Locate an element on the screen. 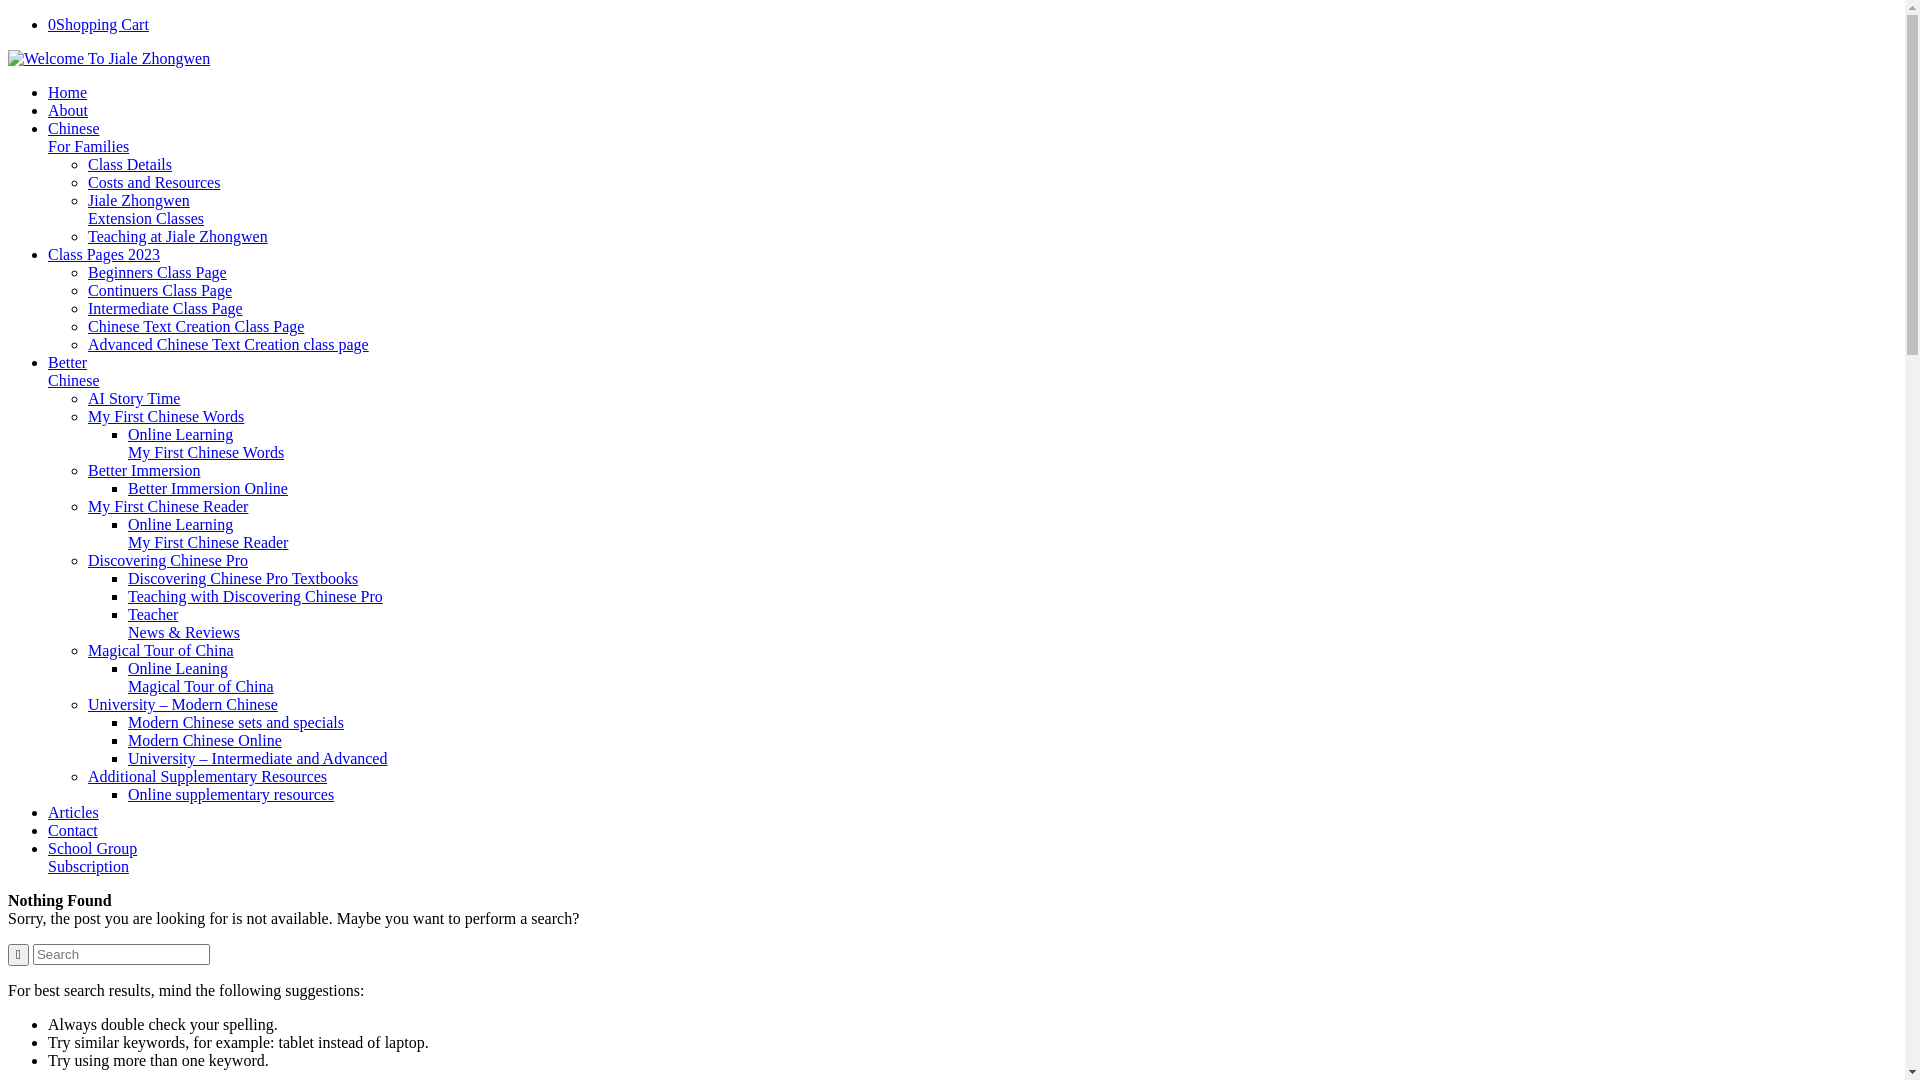 The image size is (1920, 1080). 'My First Chinese Reader' is located at coordinates (168, 505).